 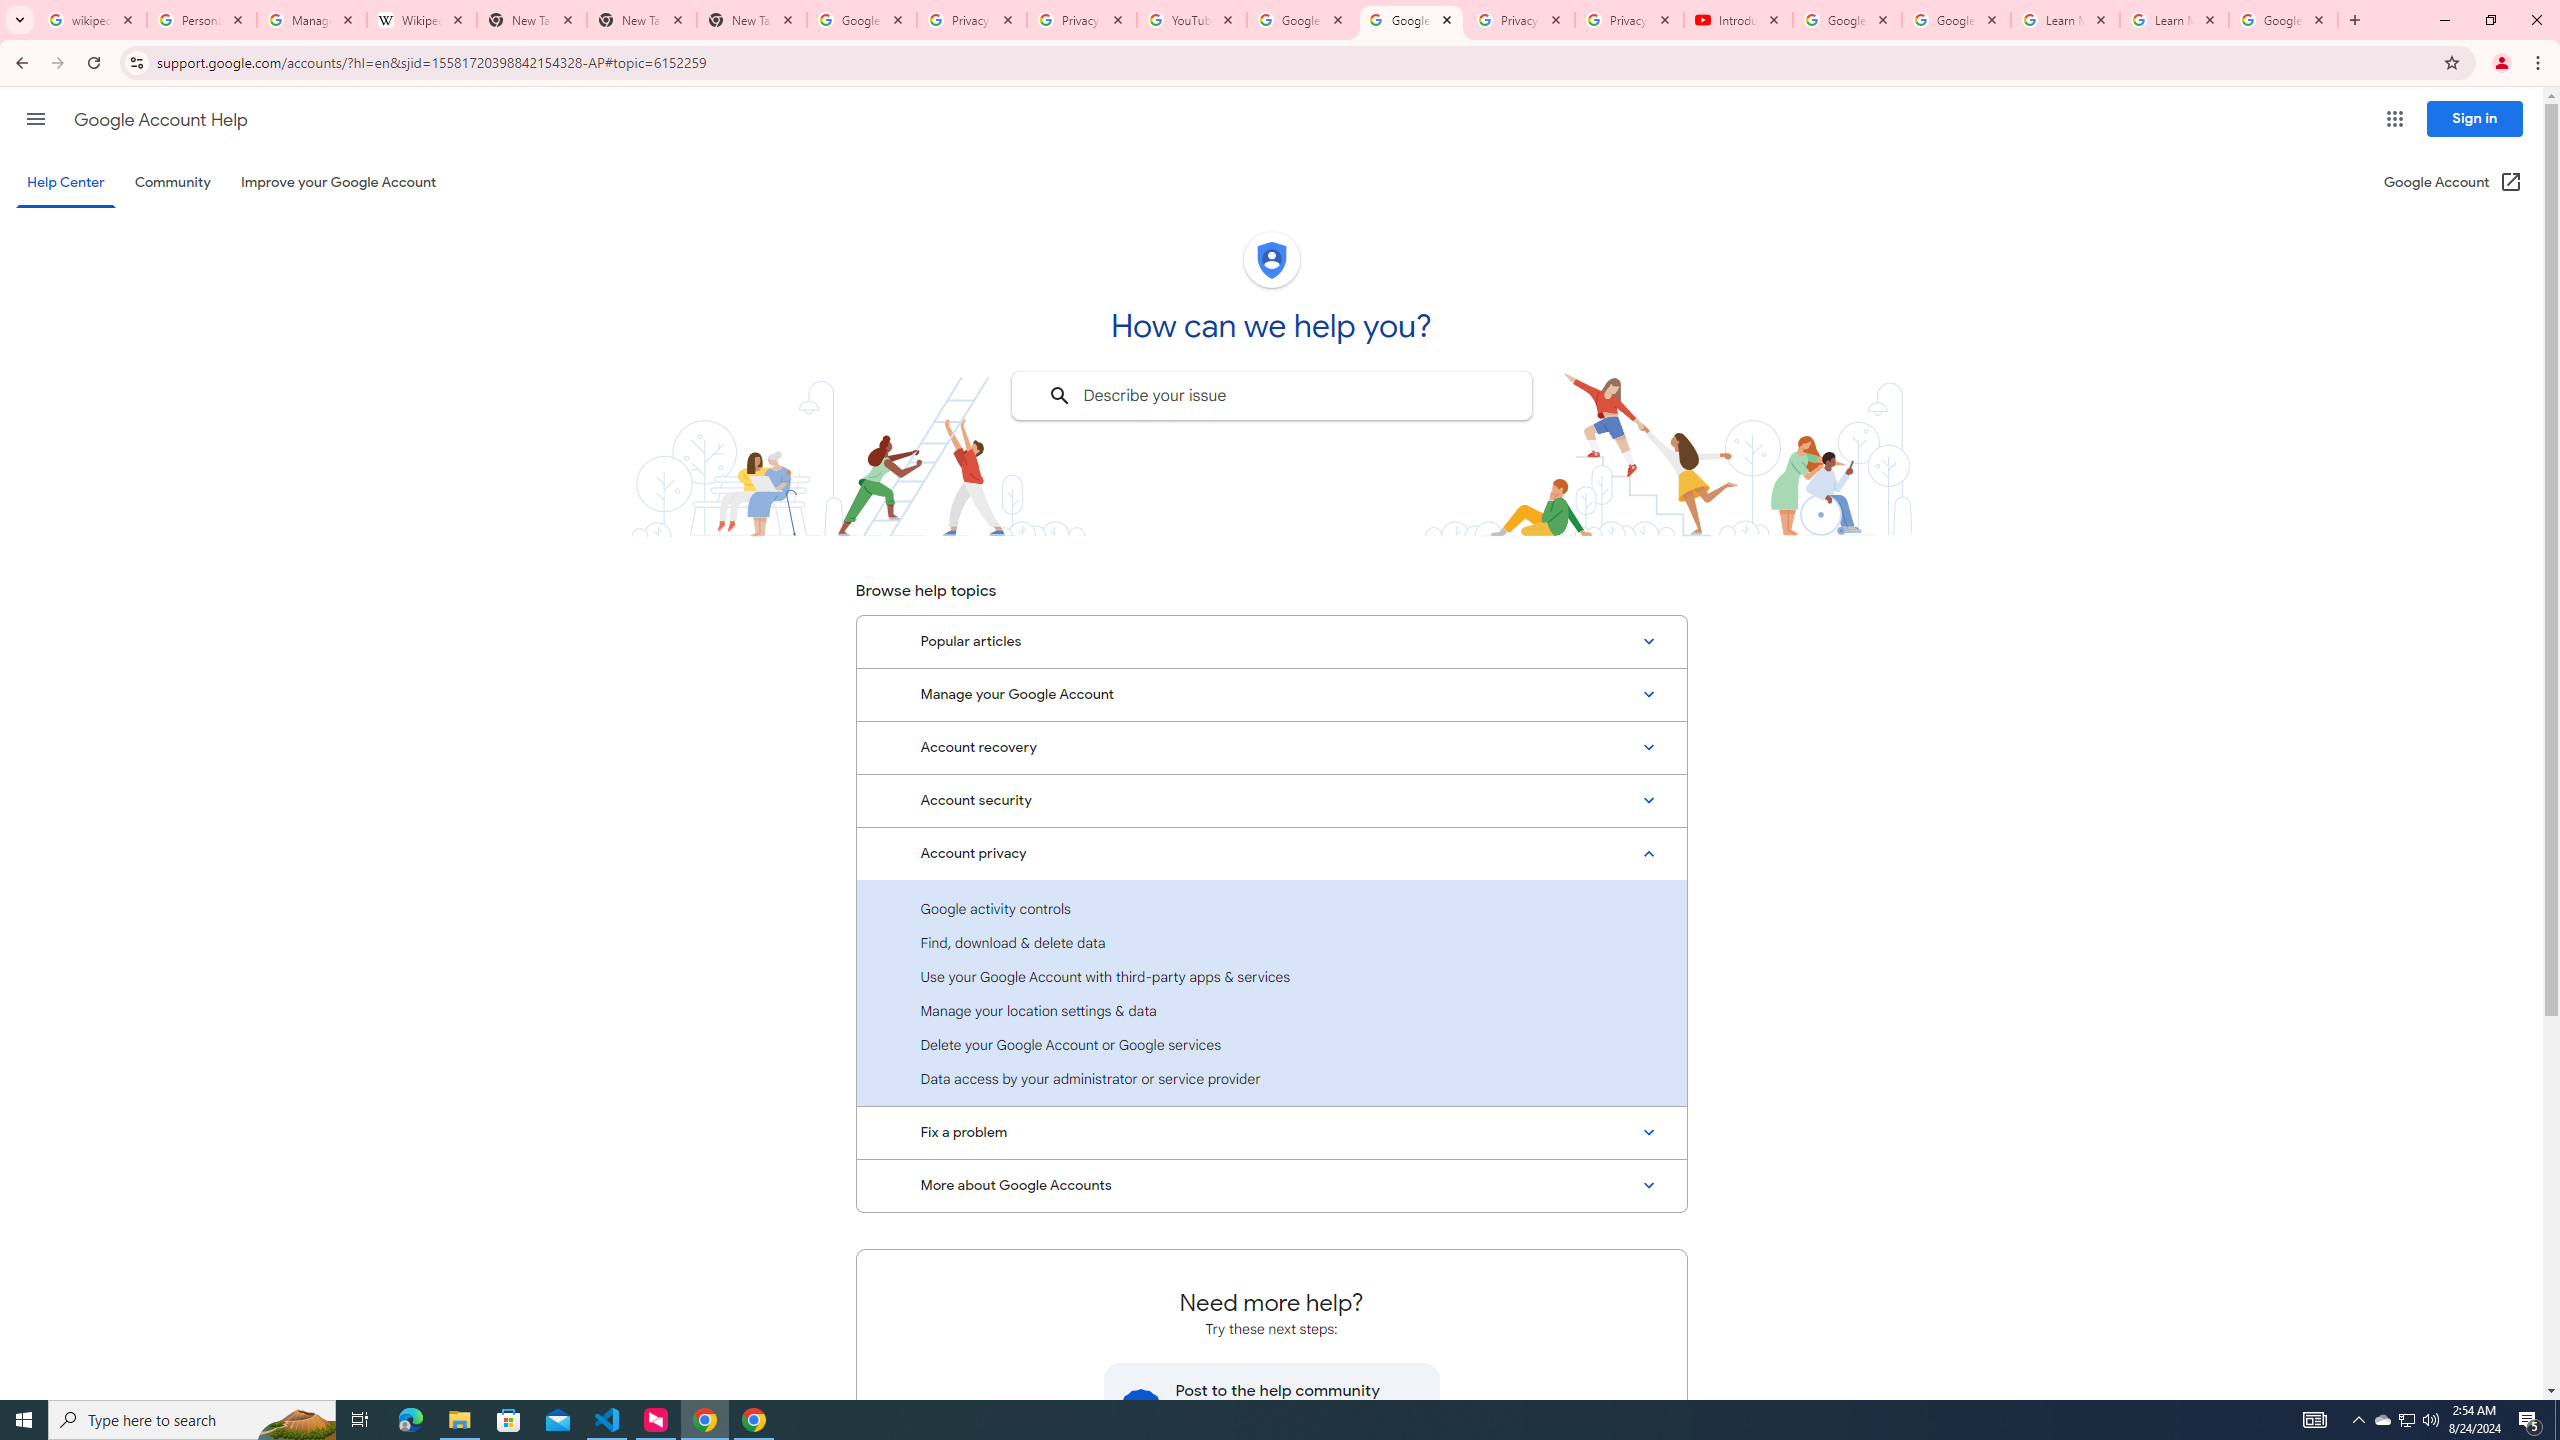 What do you see at coordinates (1737, 19) in the screenshot?
I see `'Introduction | Google Privacy Policy - YouTube'` at bounding box center [1737, 19].